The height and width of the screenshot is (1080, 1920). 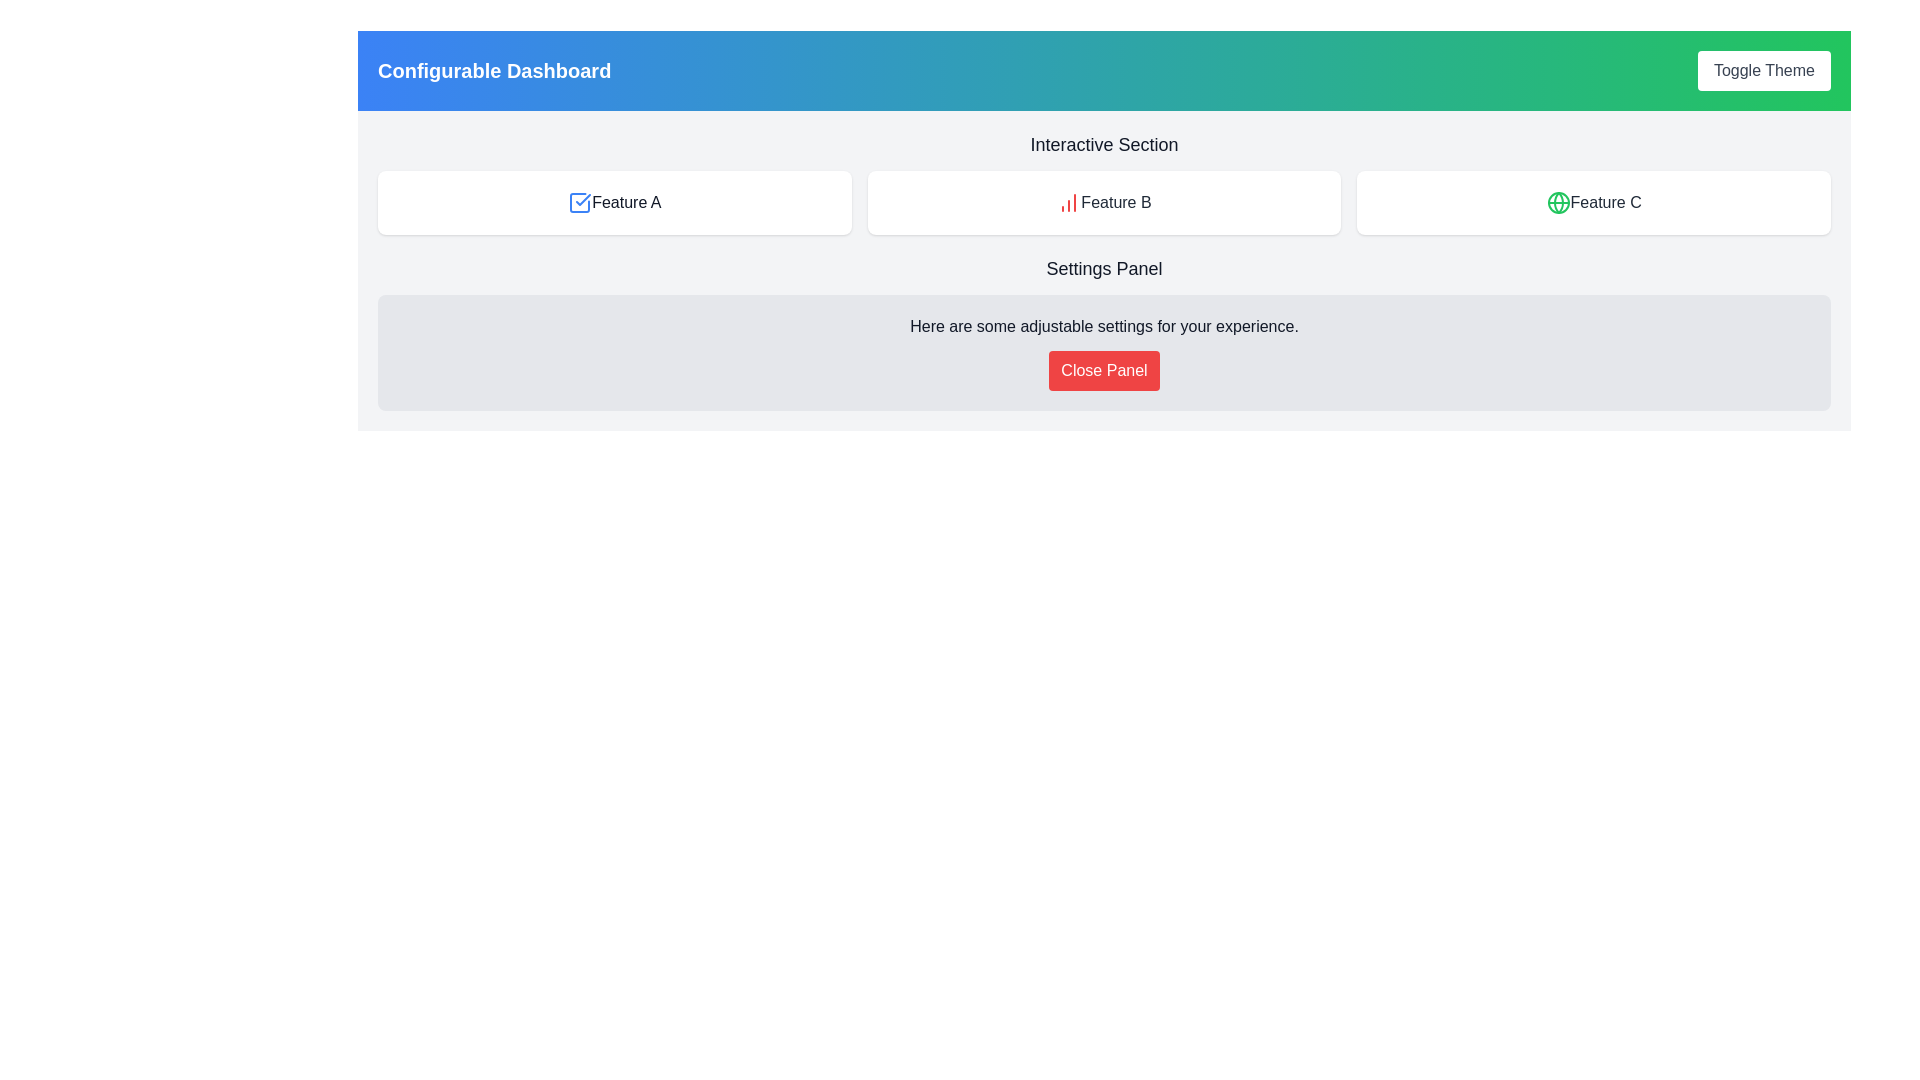 What do you see at coordinates (1557, 203) in the screenshot?
I see `the globe icon styled with a green color, which is located to the left of the text 'Feature C' in the third feature card` at bounding box center [1557, 203].